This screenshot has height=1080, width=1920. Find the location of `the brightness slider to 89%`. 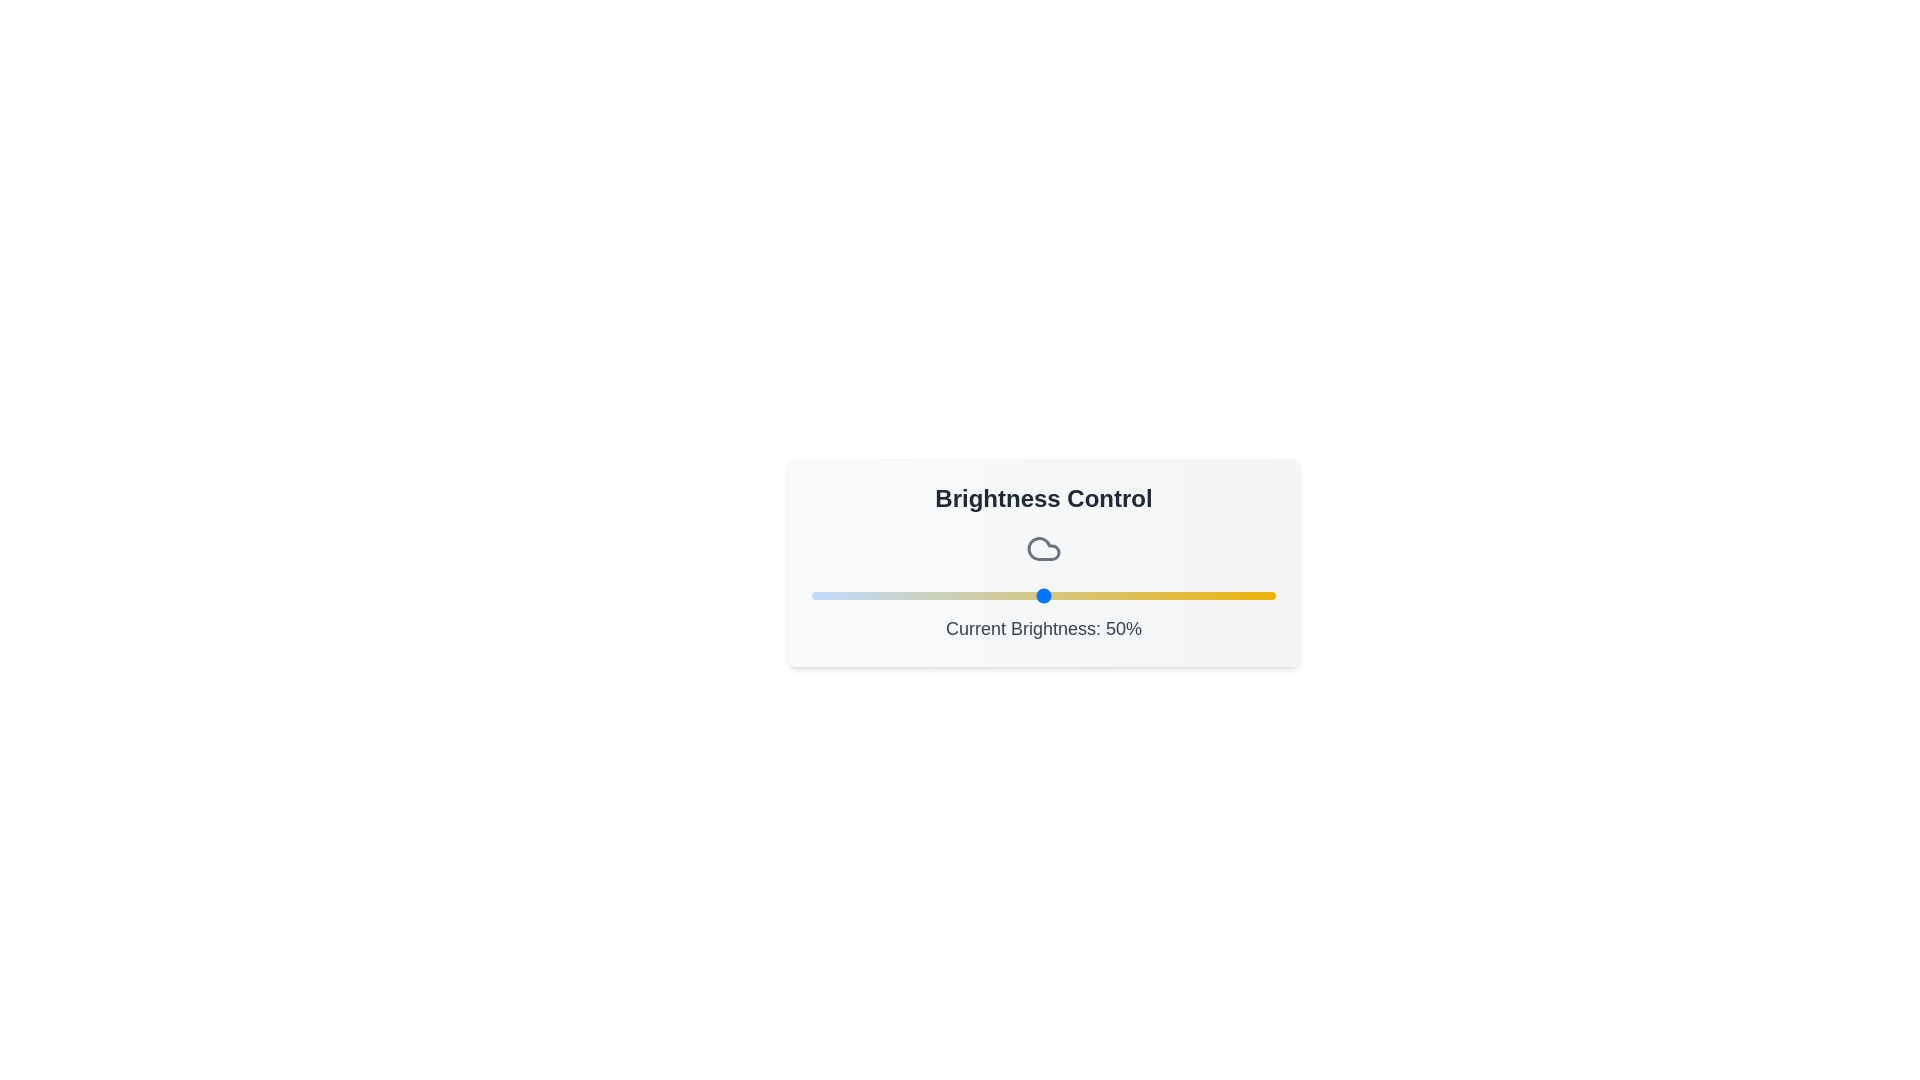

the brightness slider to 89% is located at coordinates (1223, 595).